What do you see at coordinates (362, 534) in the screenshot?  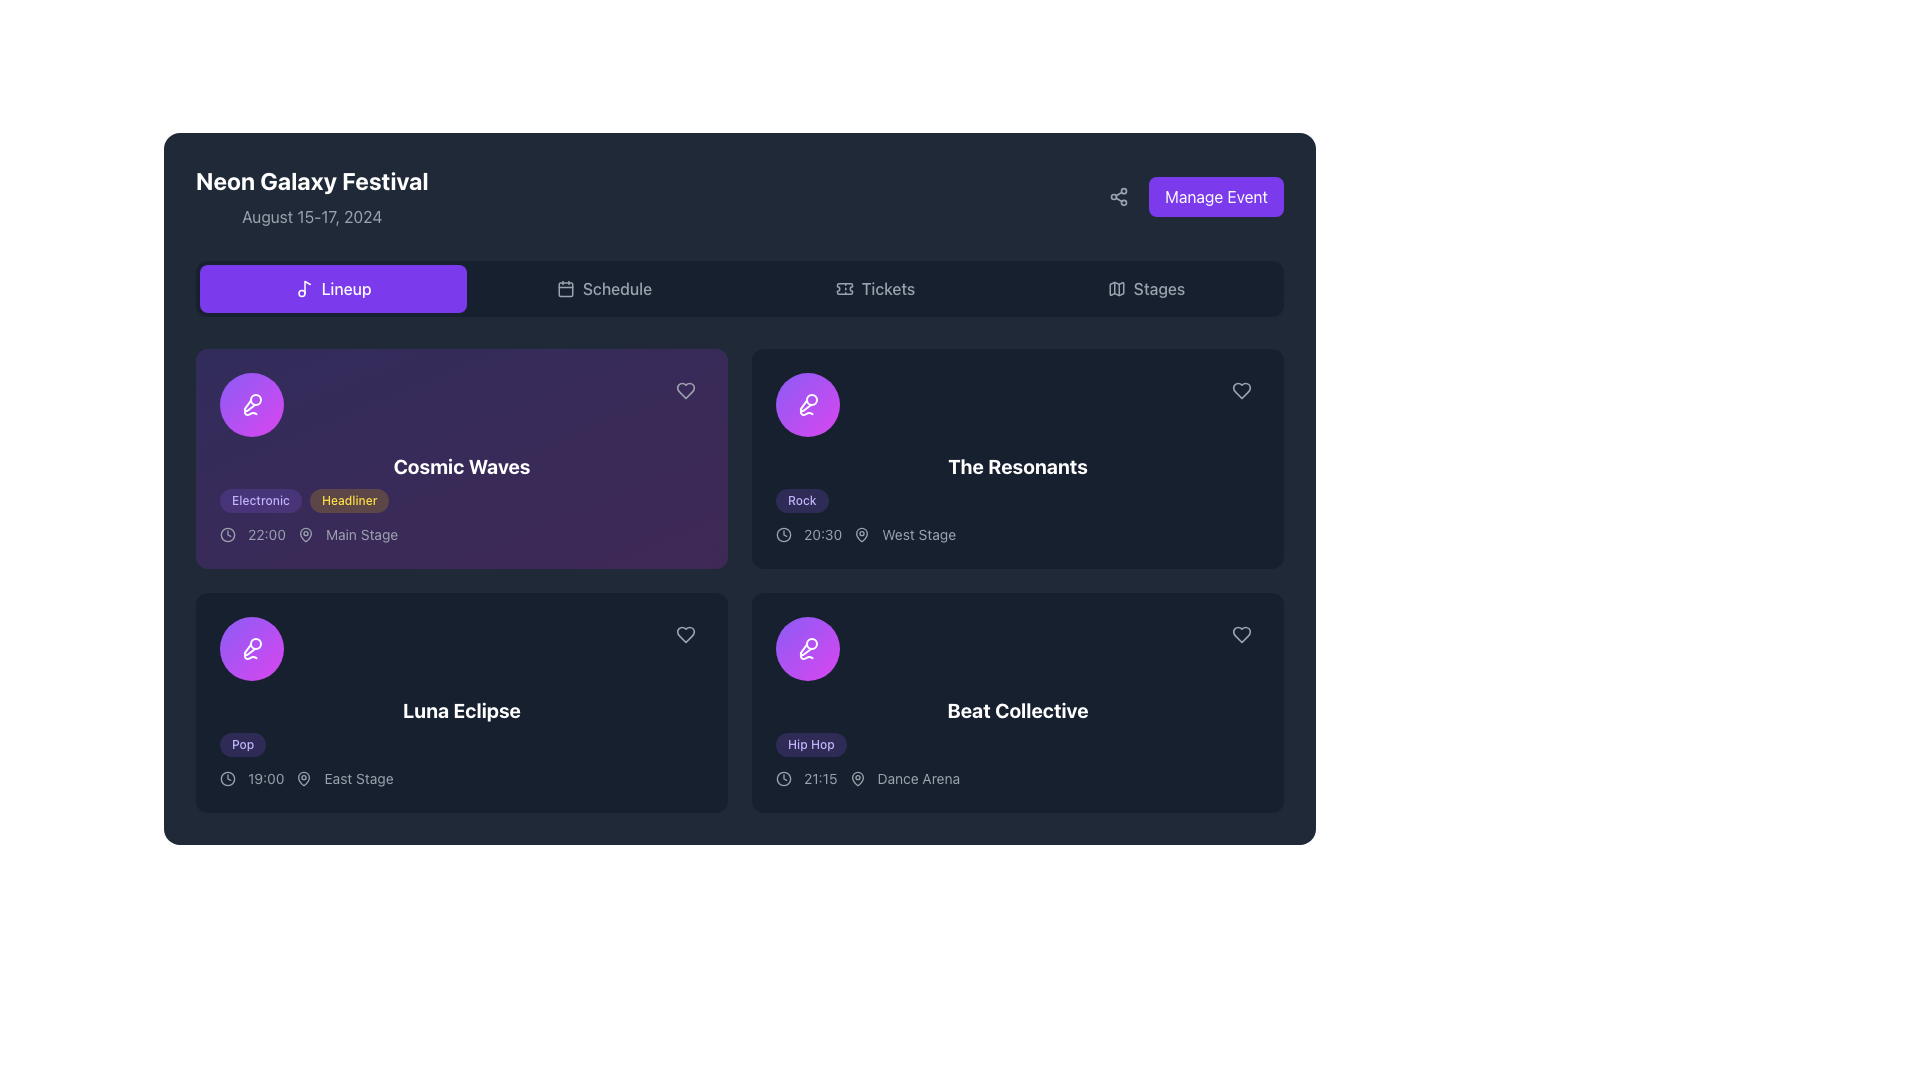 I see `the 'Main Stage' label, which indicates the stage name associated with the event, located at the bottom-right of the 'Lineup' tab below the 'Cosmic Waves' section` at bounding box center [362, 534].